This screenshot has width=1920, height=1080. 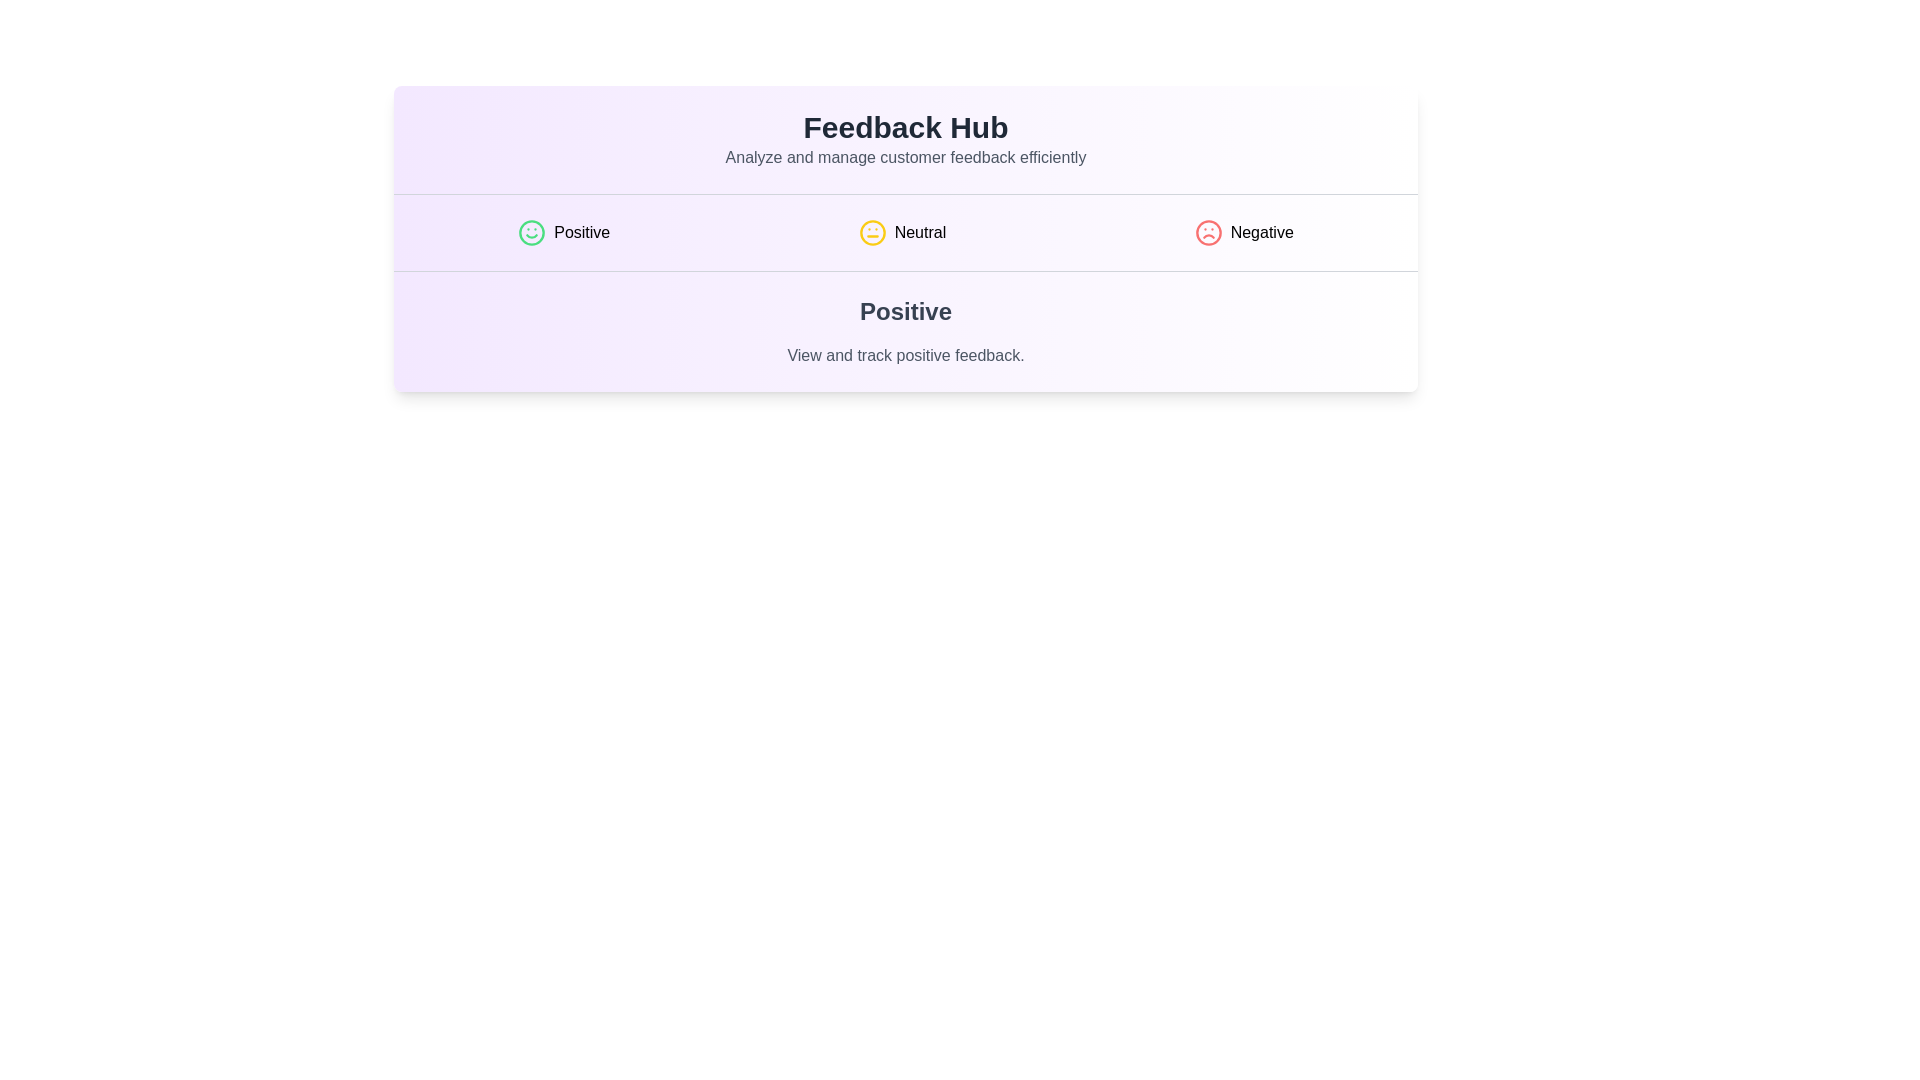 What do you see at coordinates (901, 231) in the screenshot?
I see `the Neutral tab by clicking on its button` at bounding box center [901, 231].